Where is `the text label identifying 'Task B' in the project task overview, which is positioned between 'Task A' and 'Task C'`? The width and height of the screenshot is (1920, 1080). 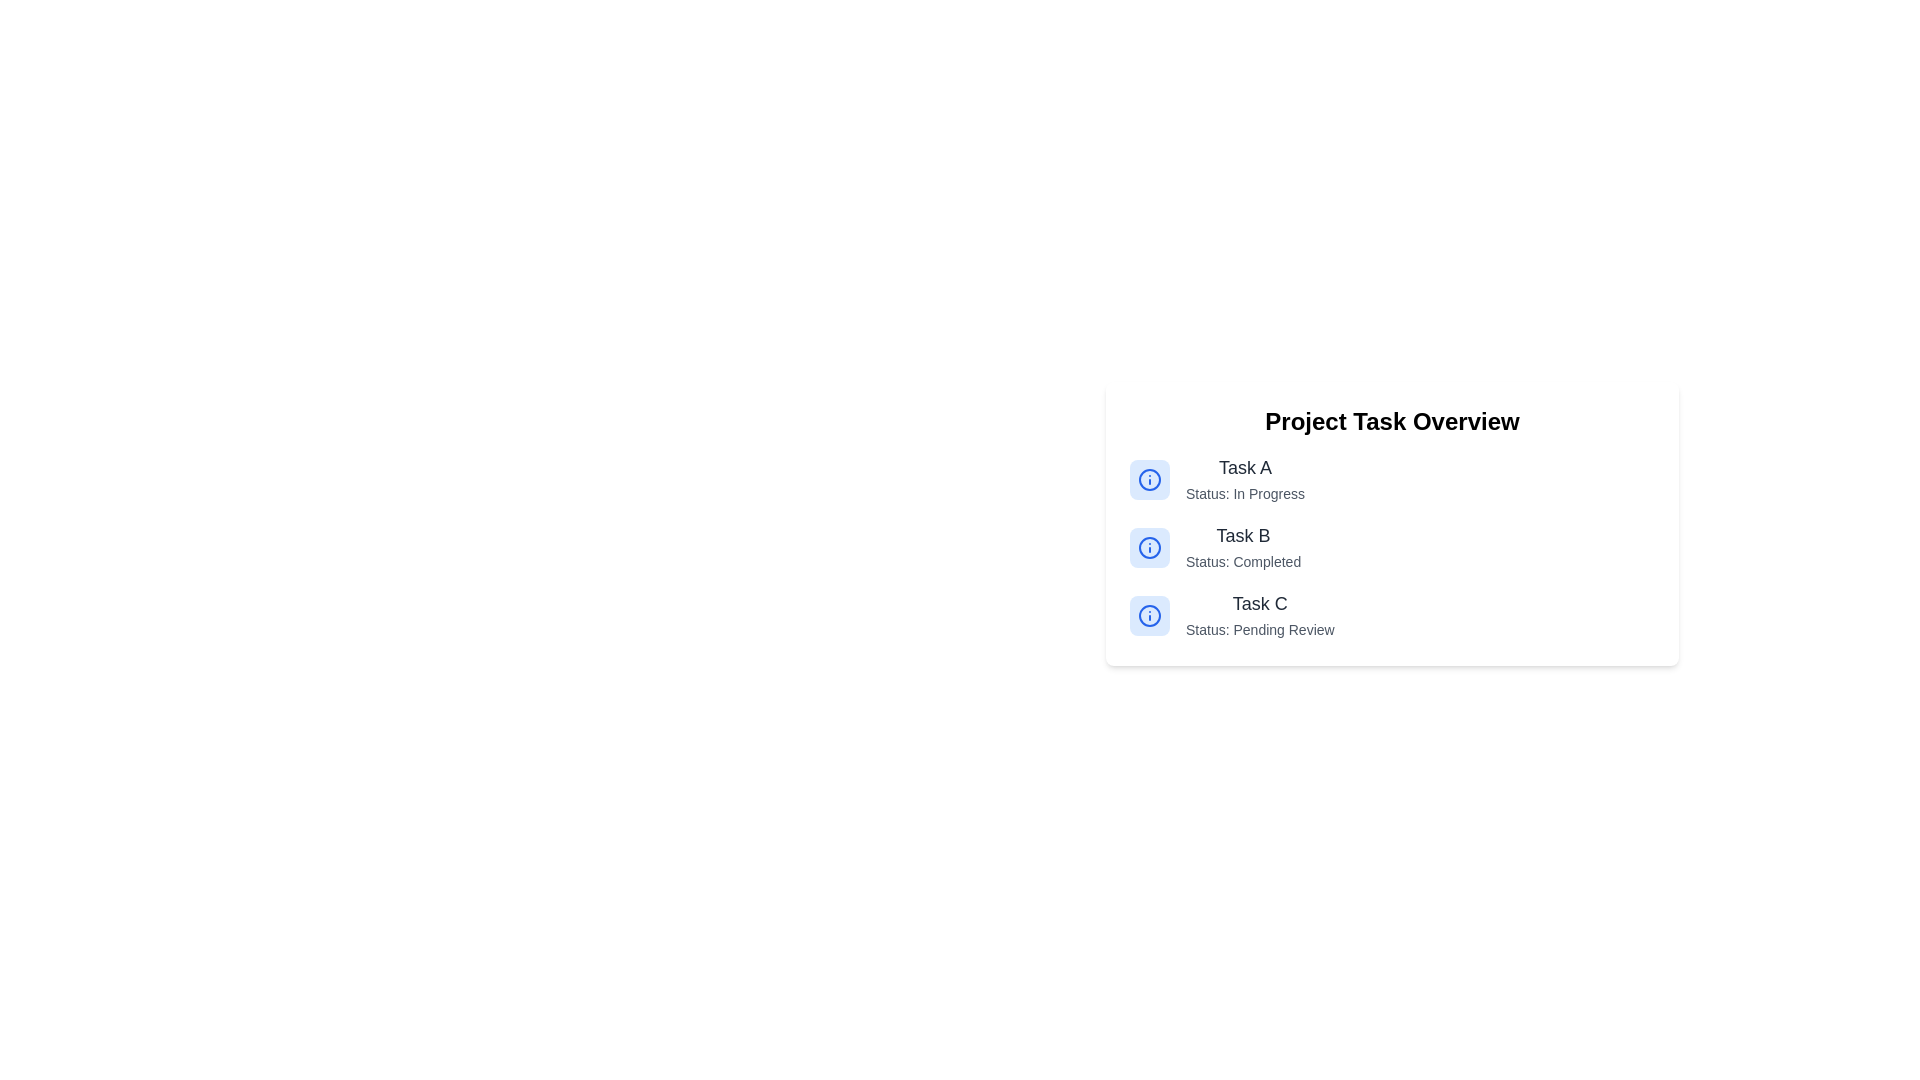
the text label identifying 'Task B' in the project task overview, which is positioned between 'Task A' and 'Task C' is located at coordinates (1242, 535).